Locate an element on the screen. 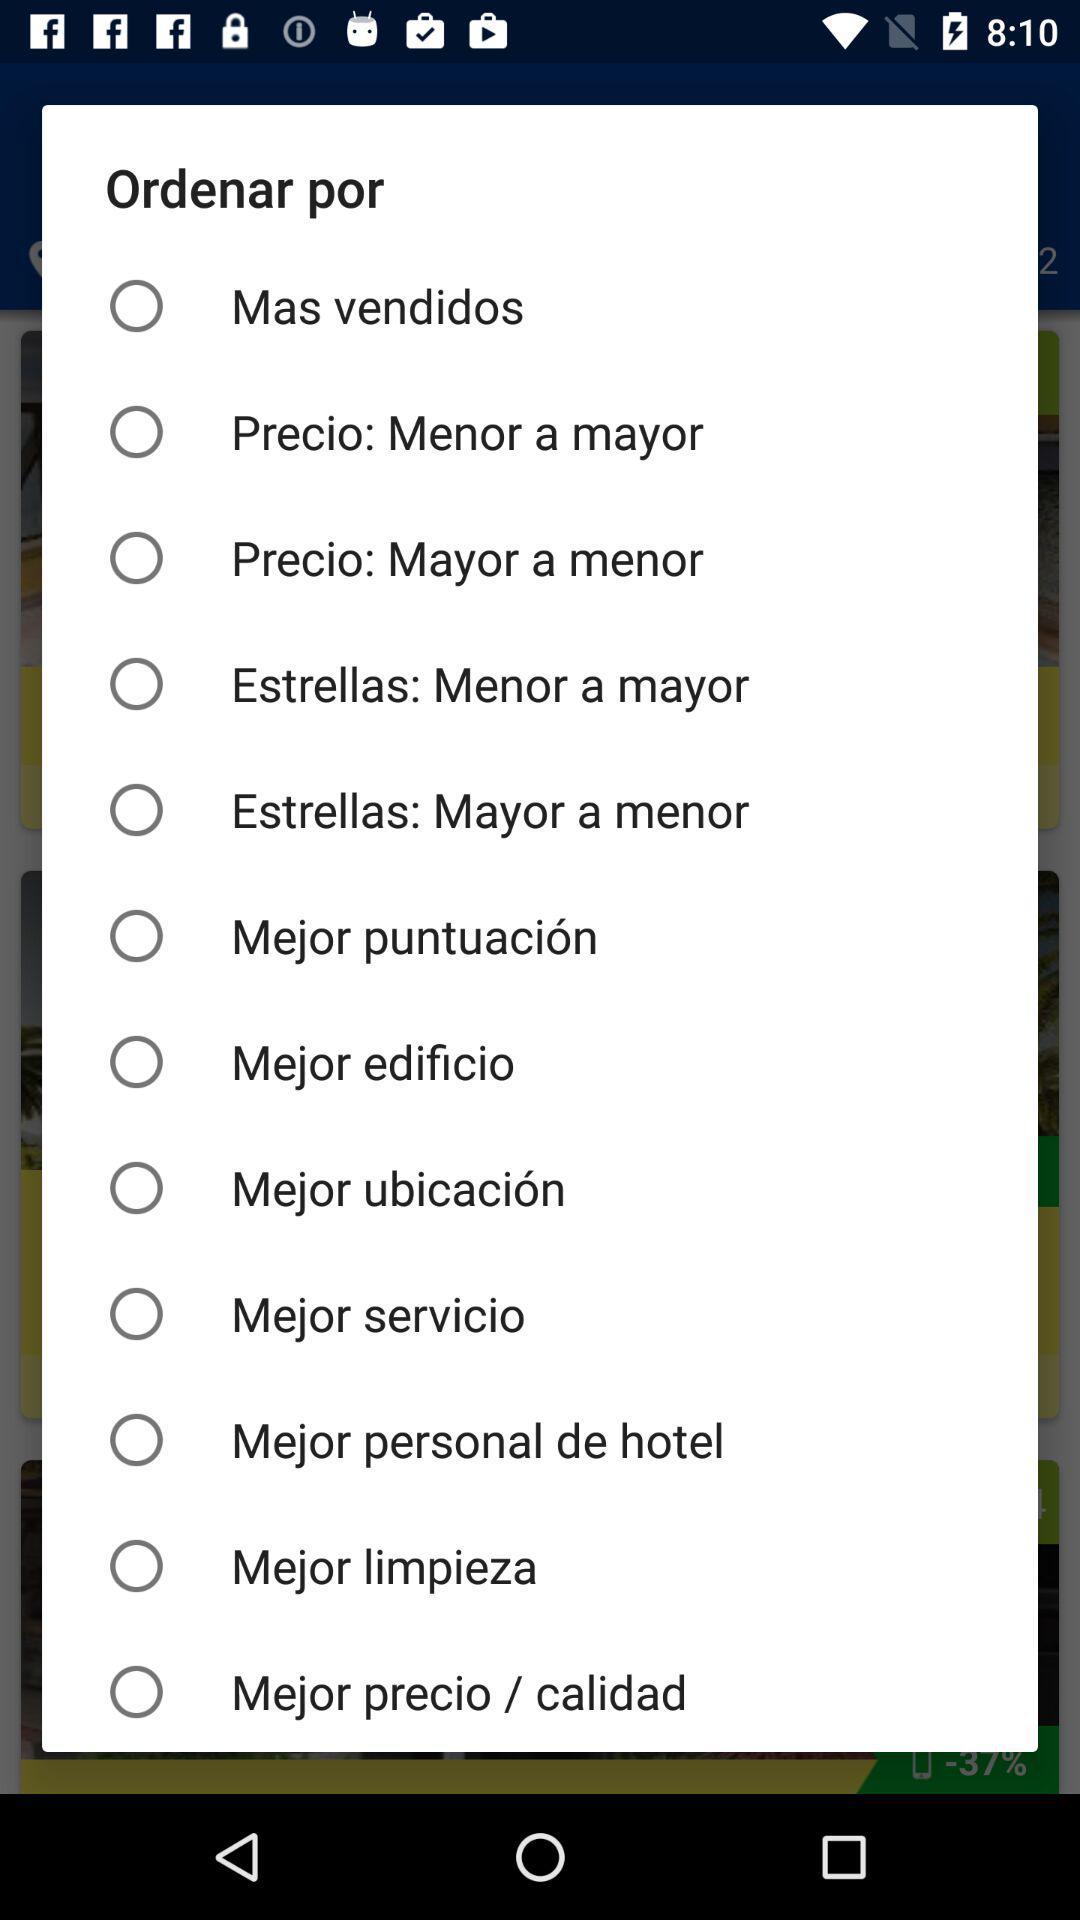  mejor precio / calidad is located at coordinates (540, 1689).